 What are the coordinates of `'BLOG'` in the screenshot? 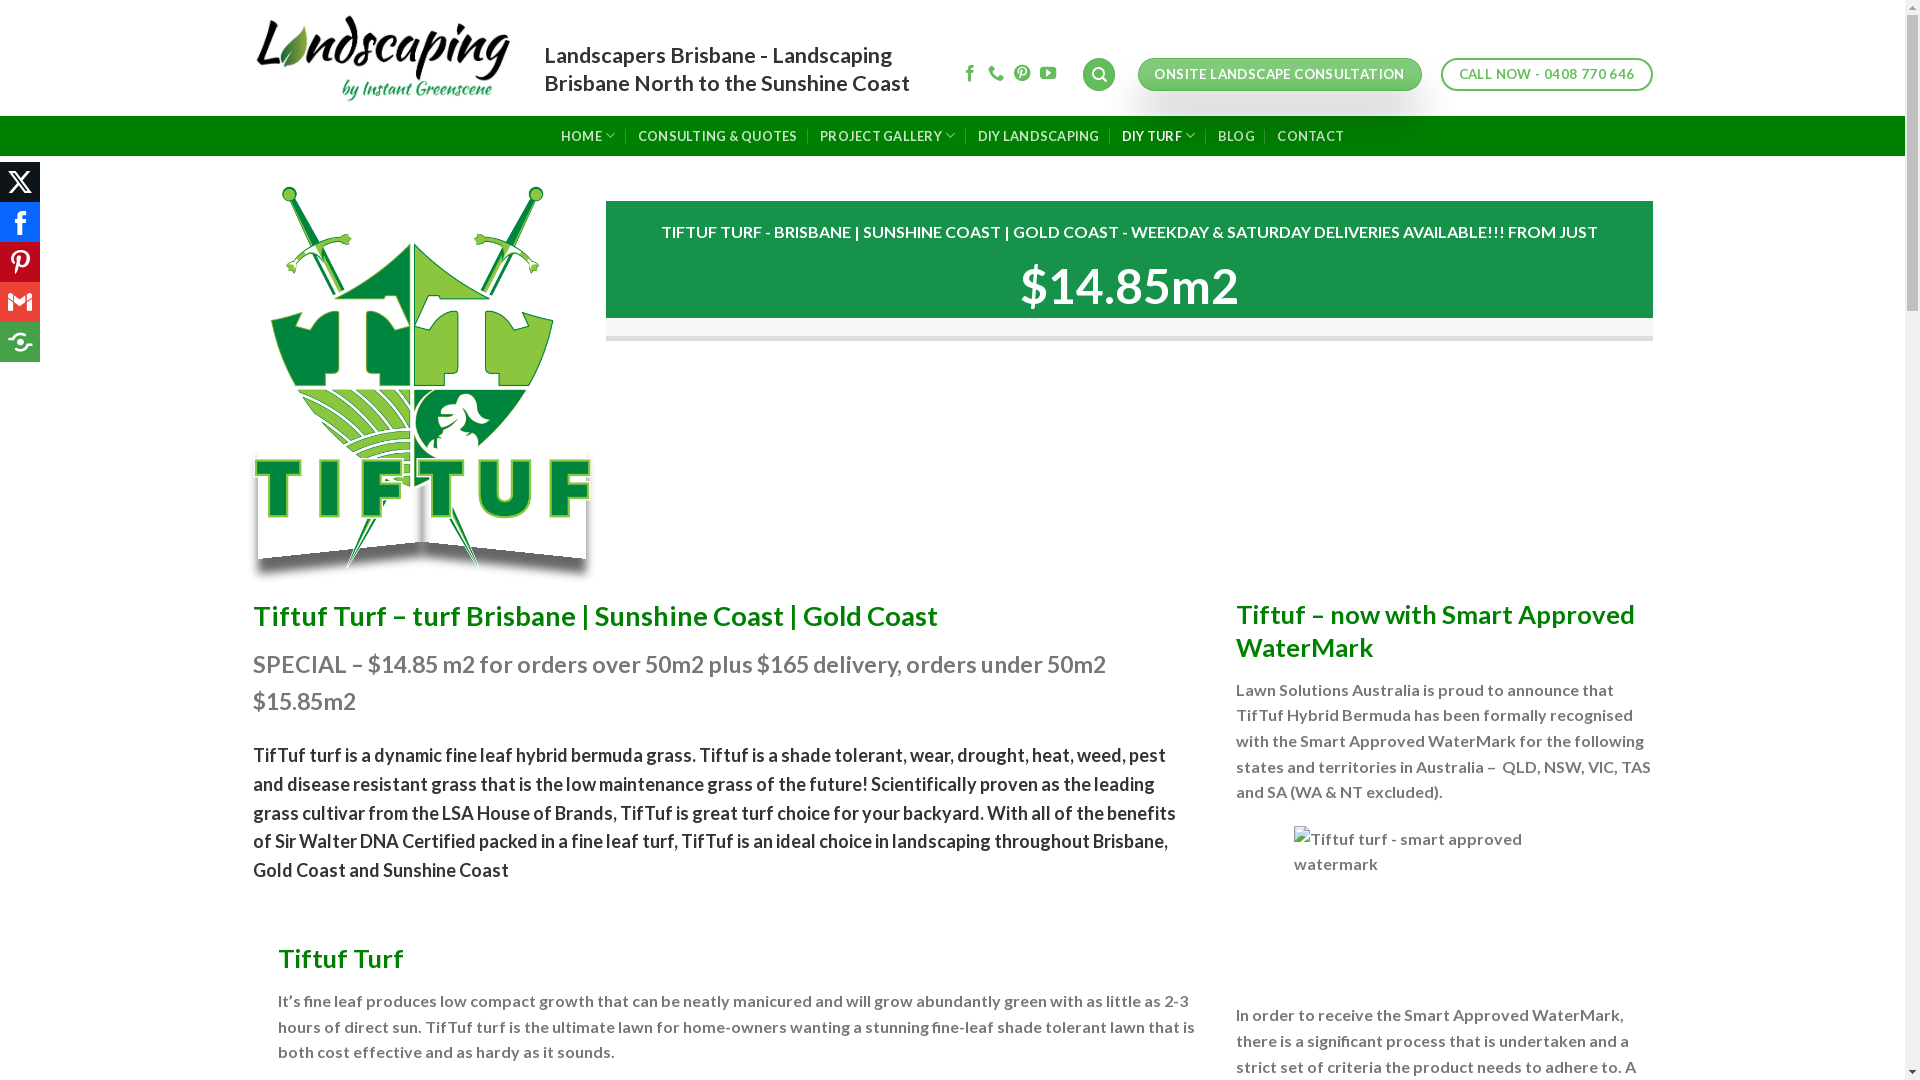 It's located at (1235, 135).